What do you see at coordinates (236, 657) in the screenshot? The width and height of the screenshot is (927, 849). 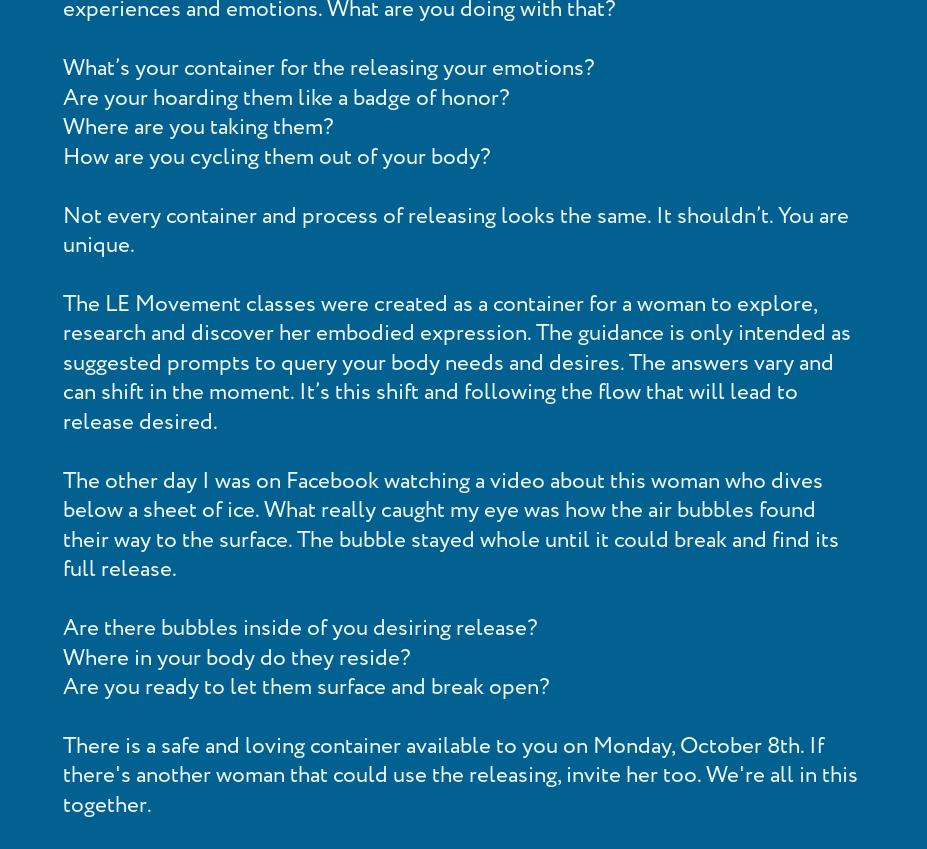 I see `'Where in your body do they reside?'` at bounding box center [236, 657].